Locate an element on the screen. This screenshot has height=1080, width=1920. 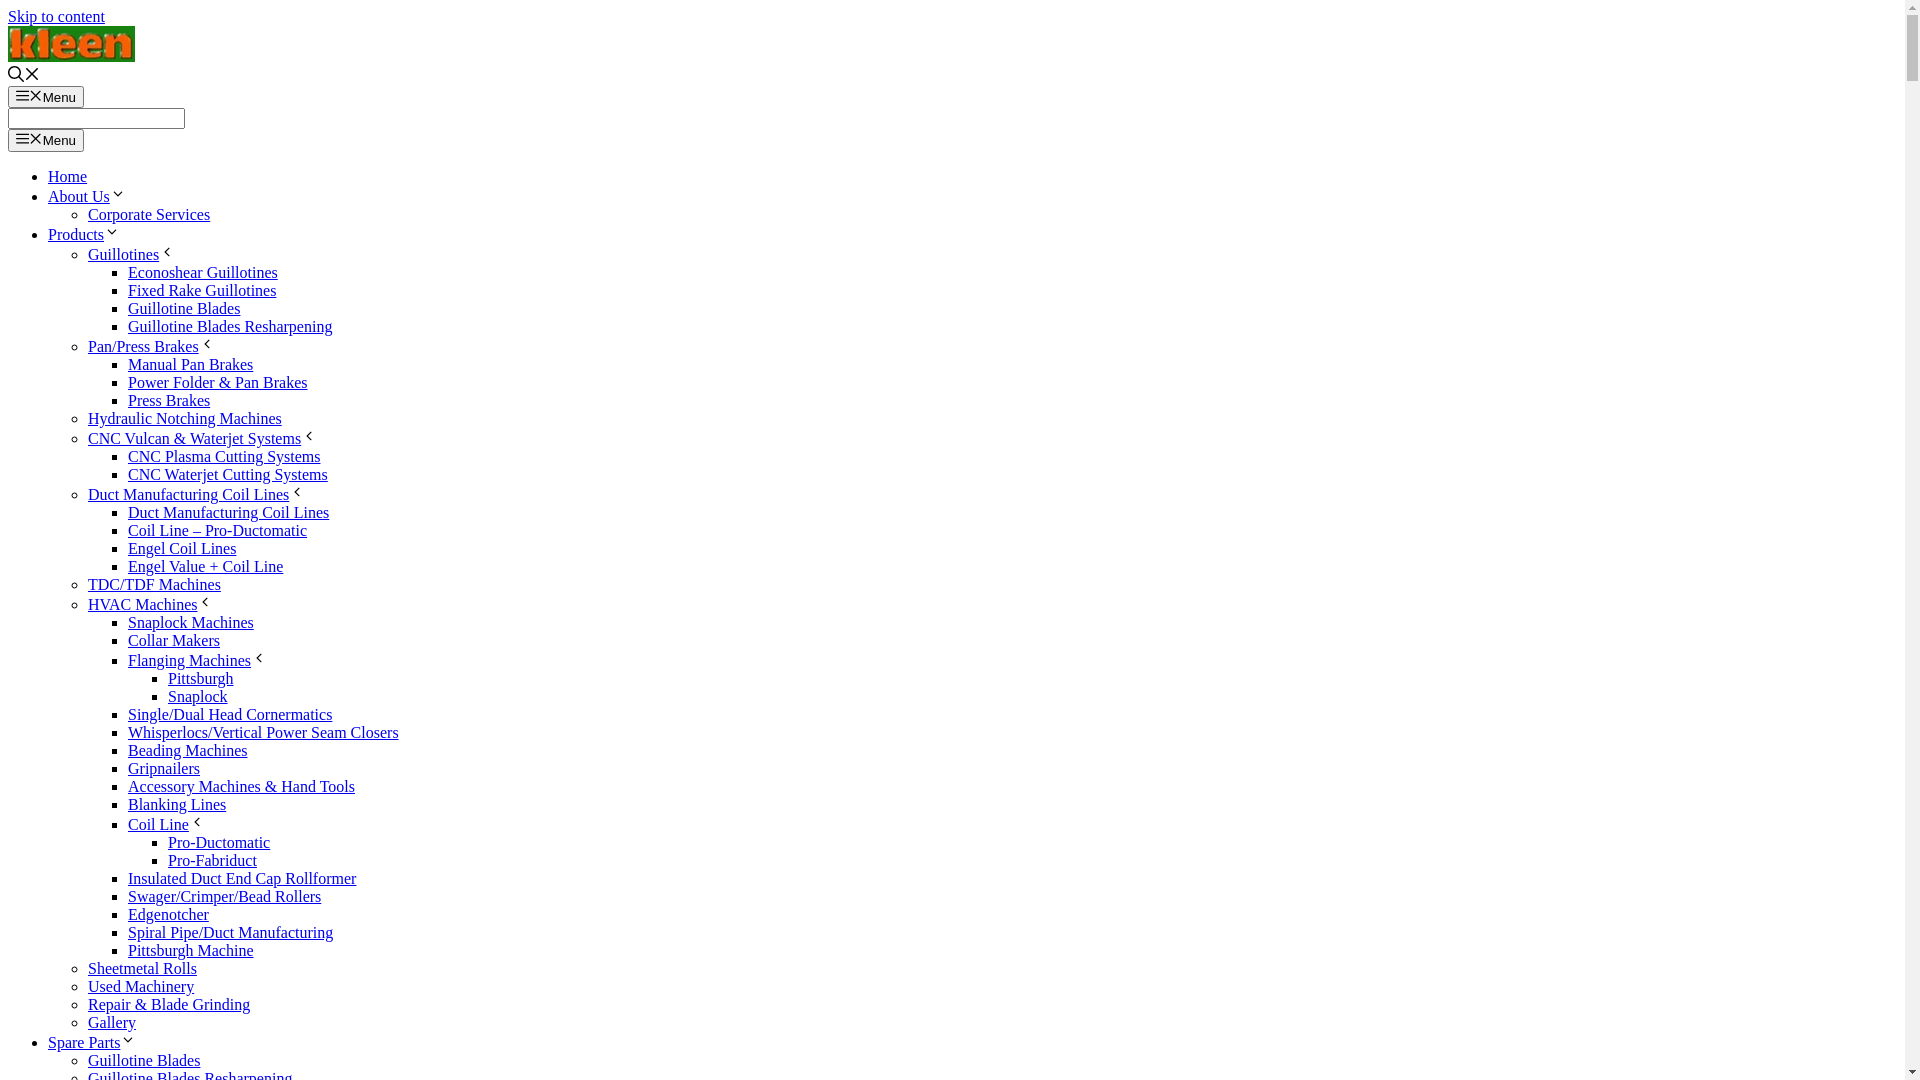
'Spiral Pipe/Duct Manufacturing' is located at coordinates (230, 932).